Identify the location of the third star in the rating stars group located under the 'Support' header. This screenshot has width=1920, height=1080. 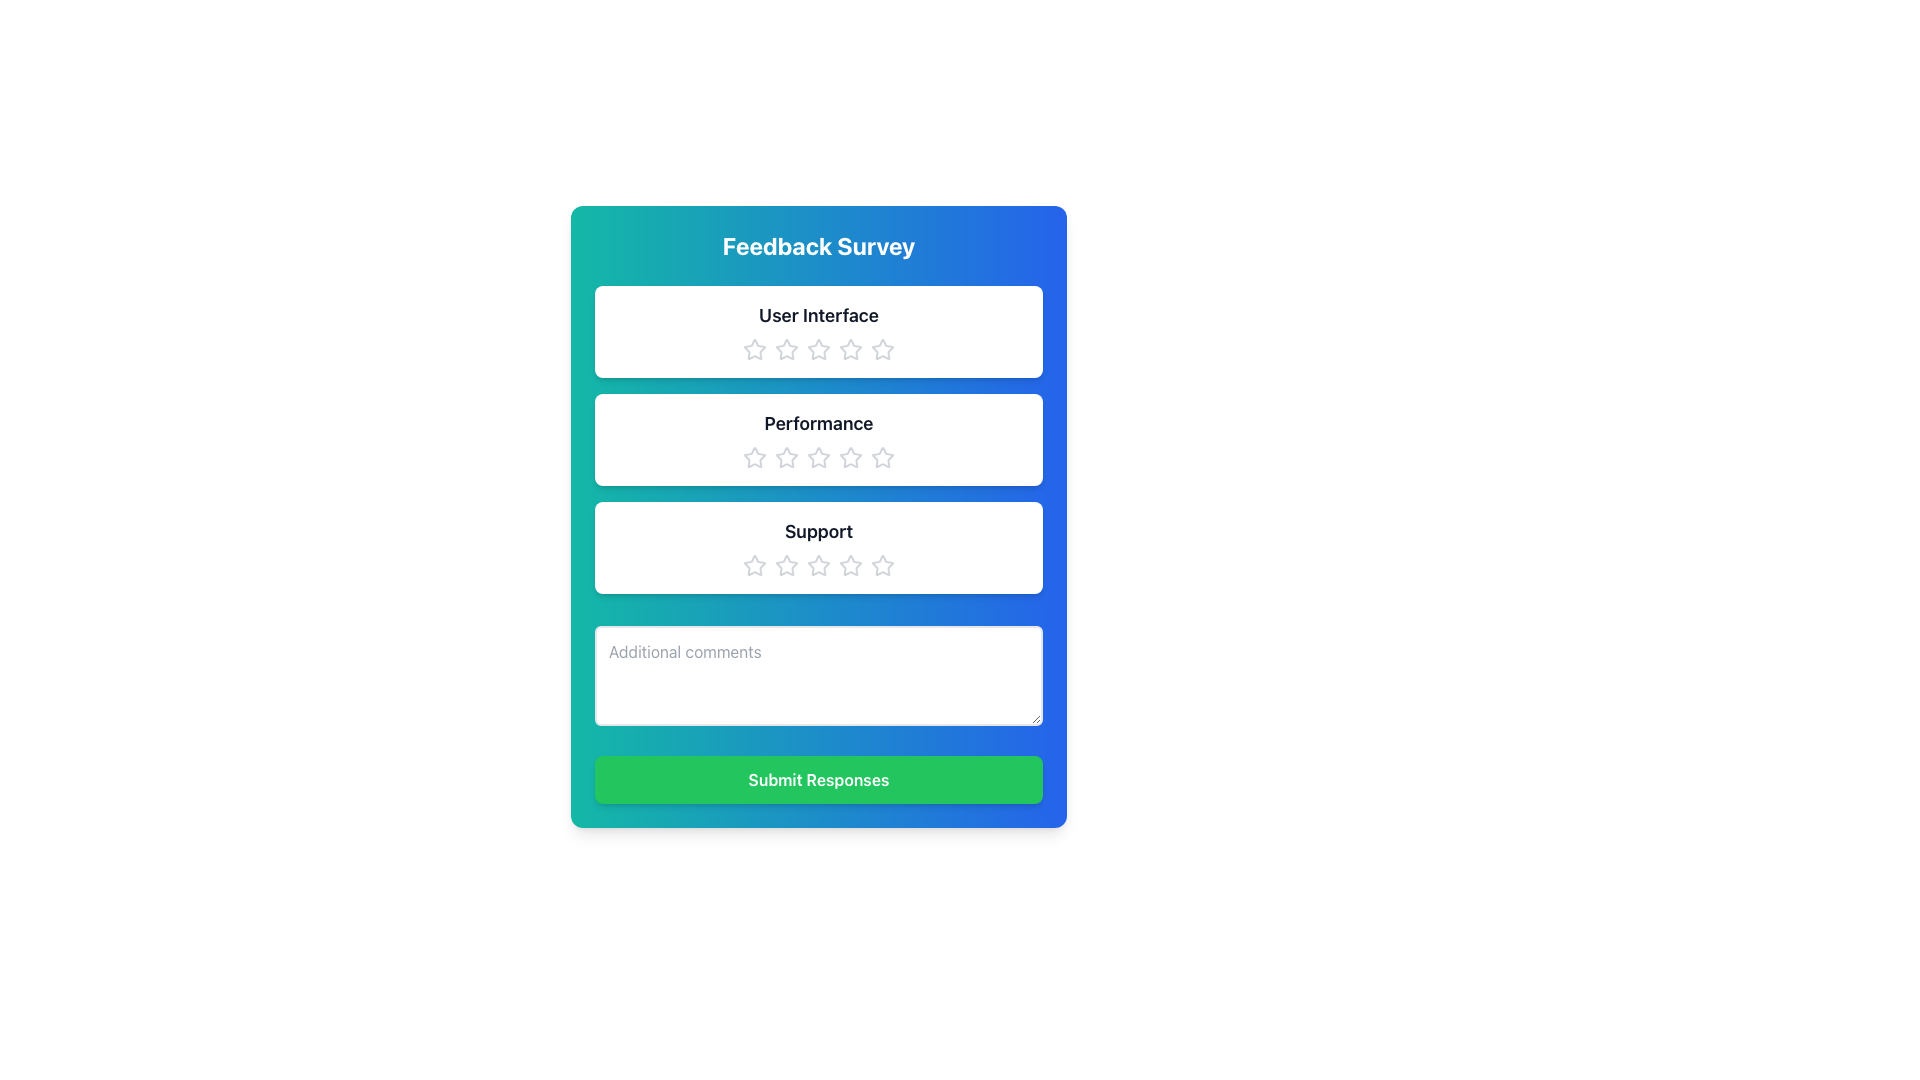
(819, 566).